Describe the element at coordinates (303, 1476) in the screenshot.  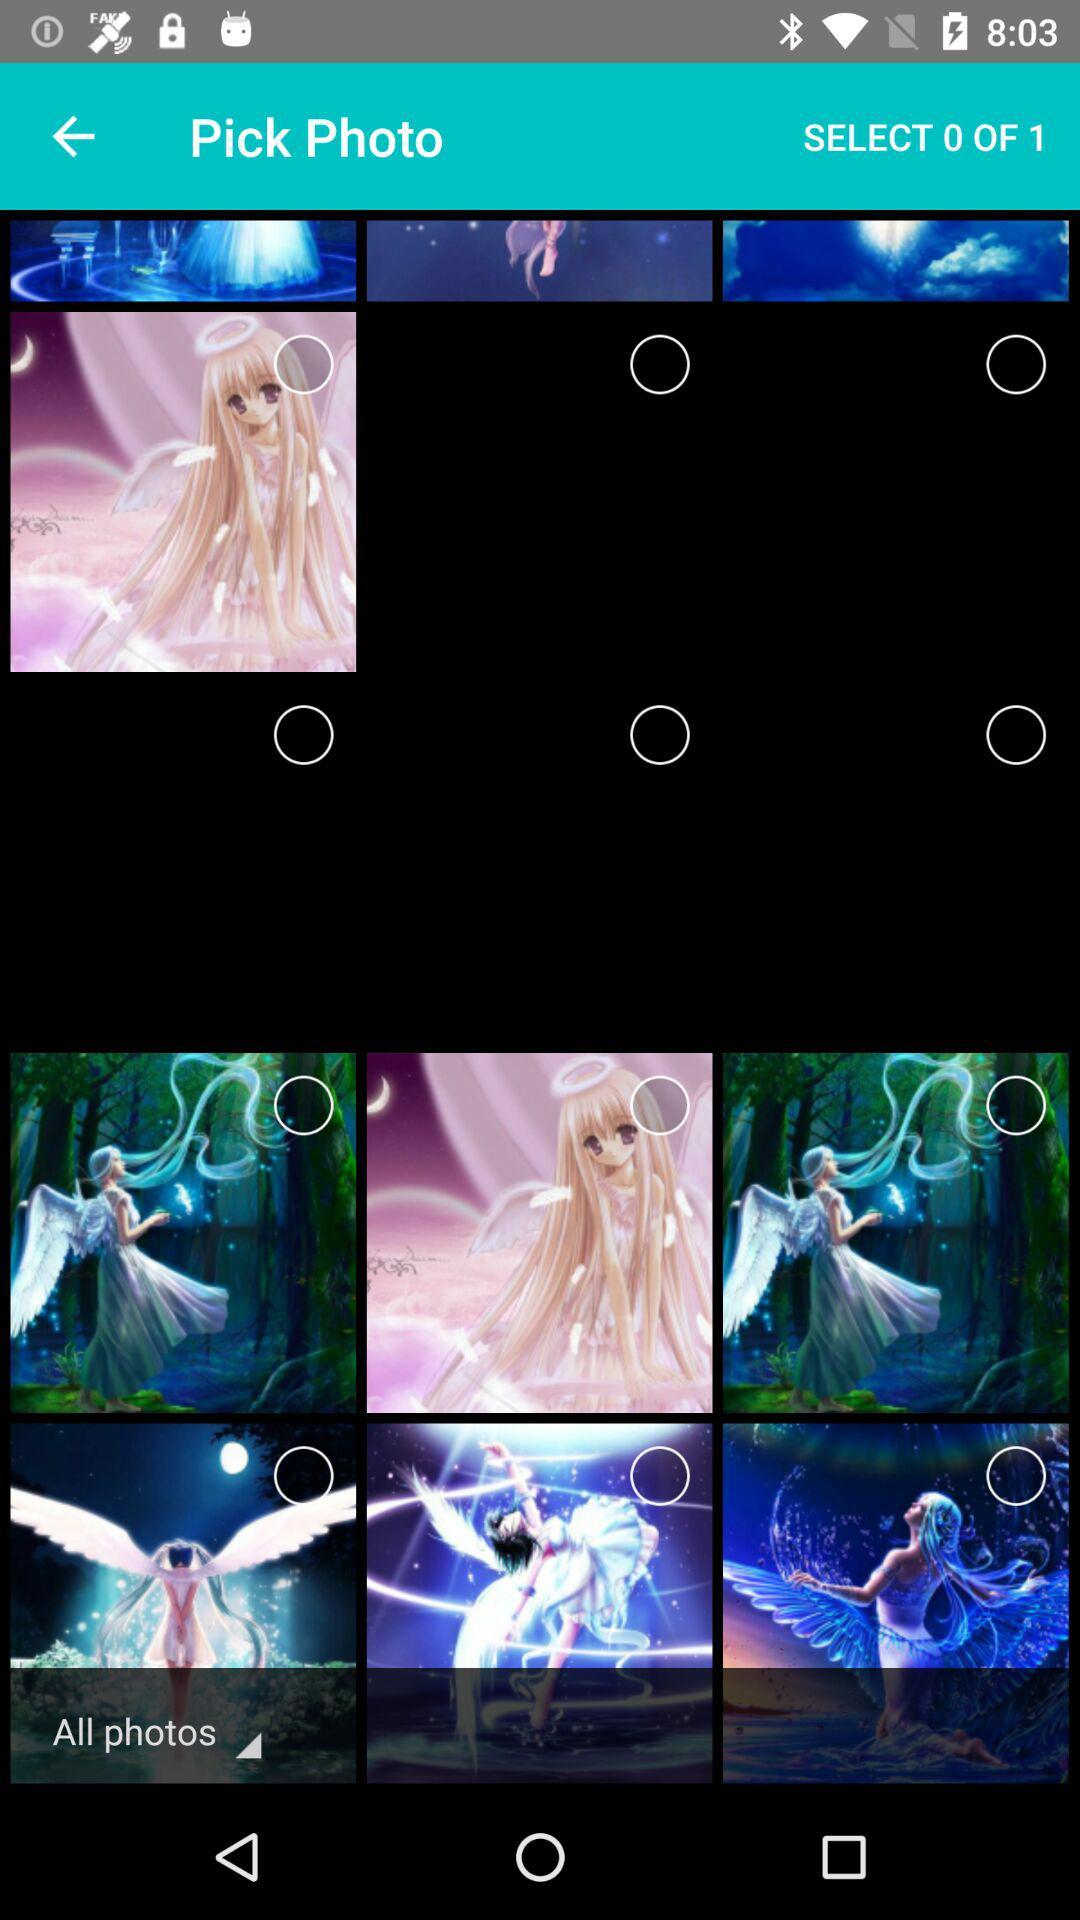
I see `button` at that location.